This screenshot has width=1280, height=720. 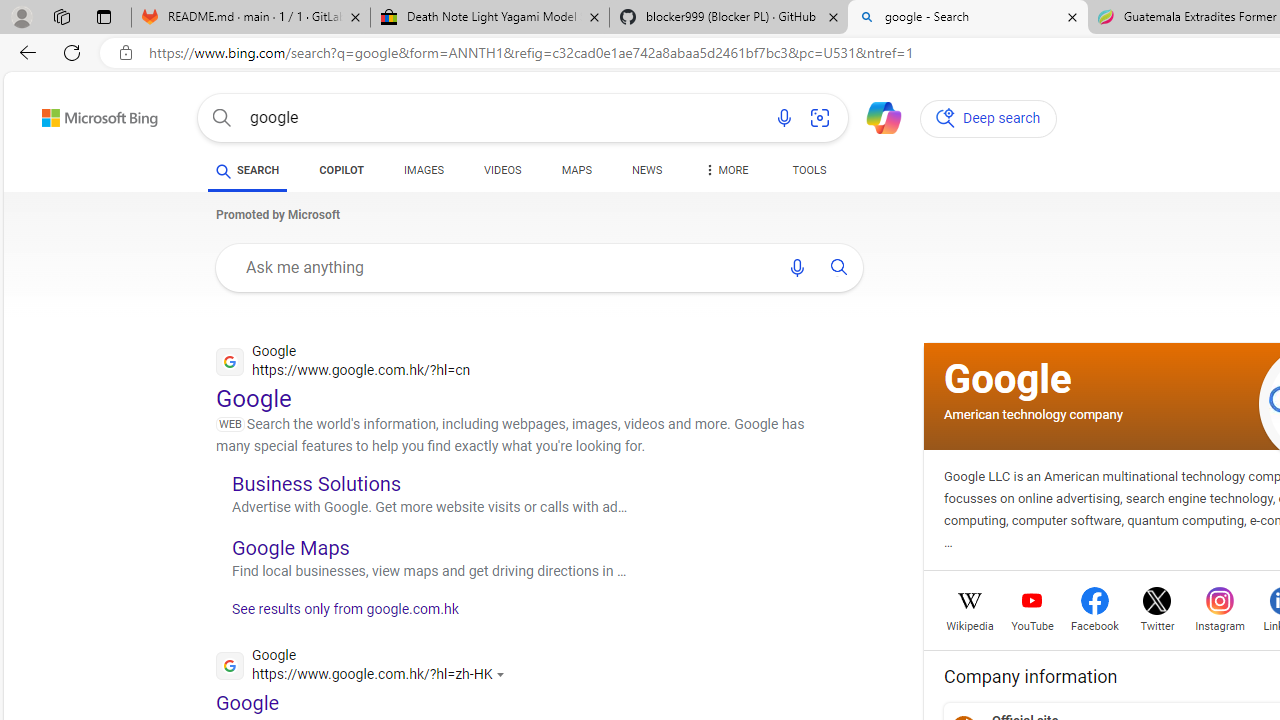 What do you see at coordinates (839, 266) in the screenshot?
I see `'AutomationID: uaseabtn'` at bounding box center [839, 266].